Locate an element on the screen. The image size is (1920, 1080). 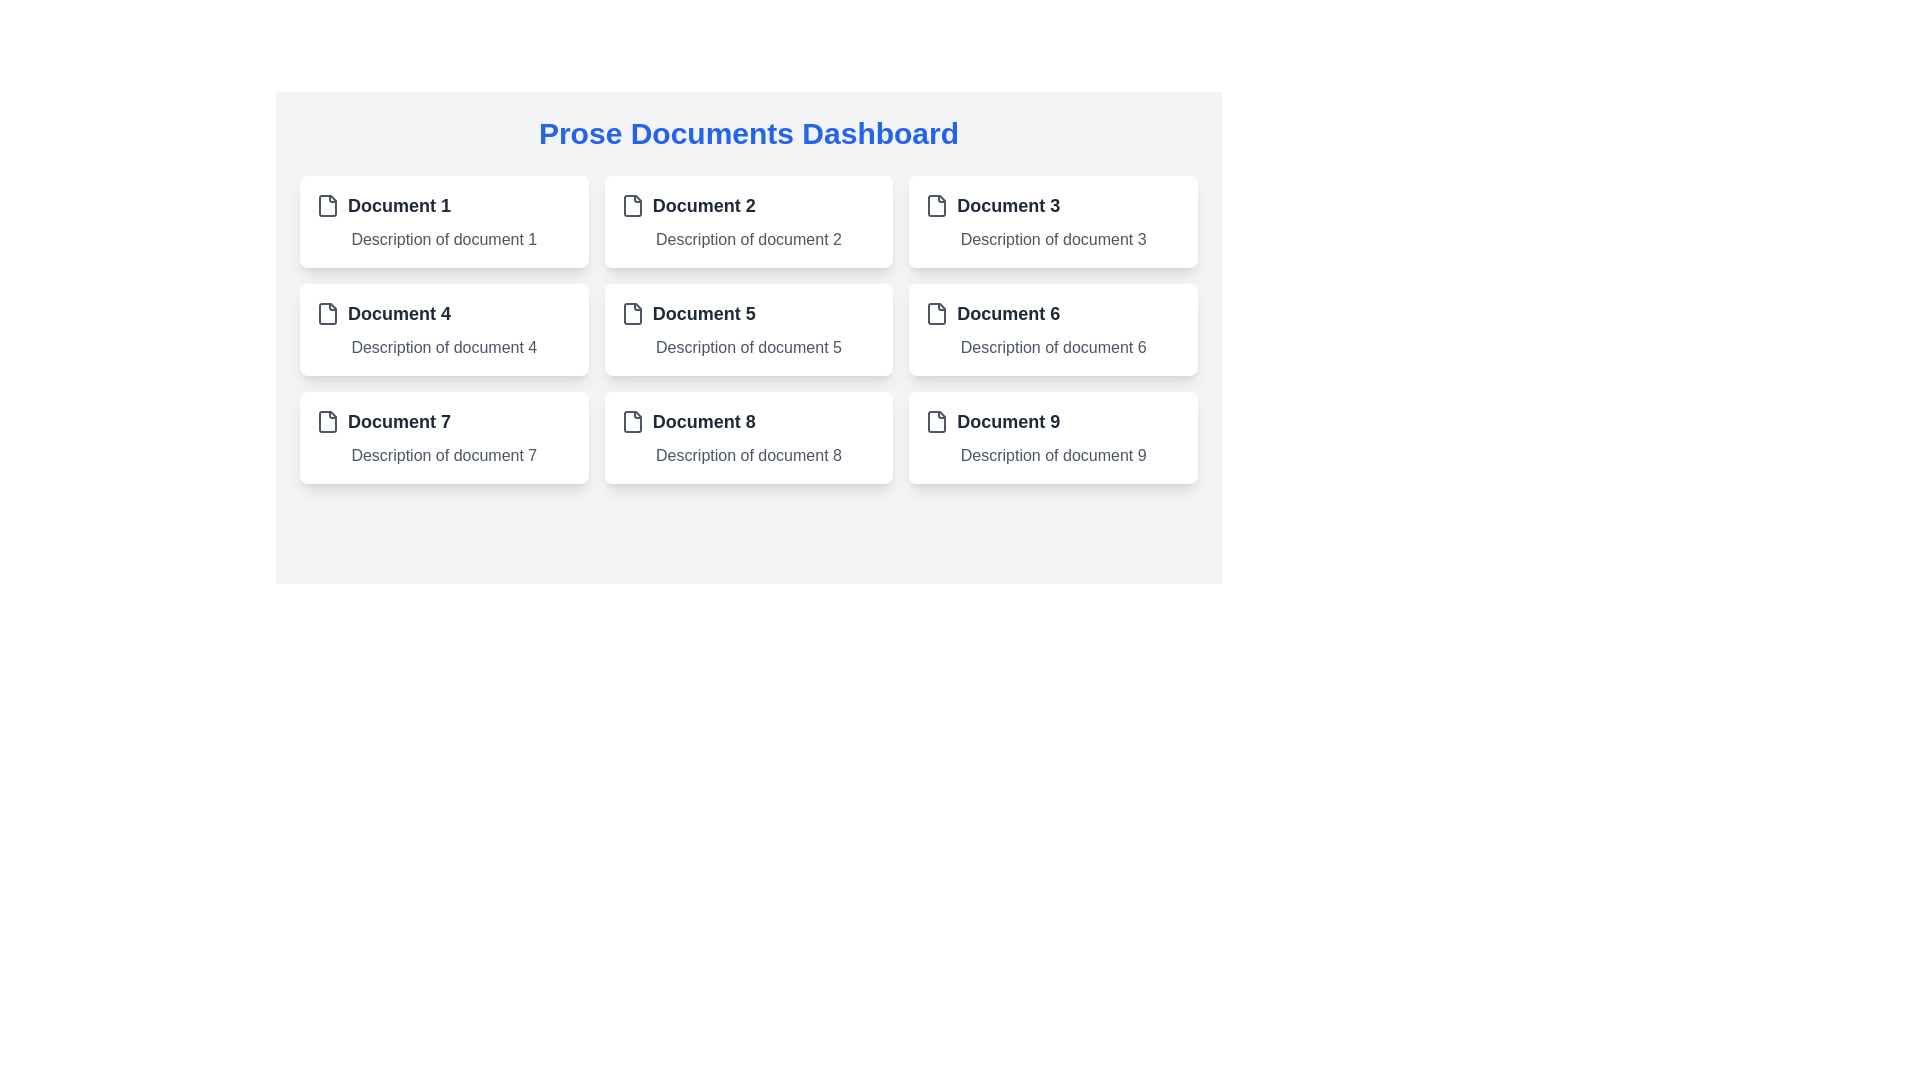
the 'Document 4' card is located at coordinates (443, 329).